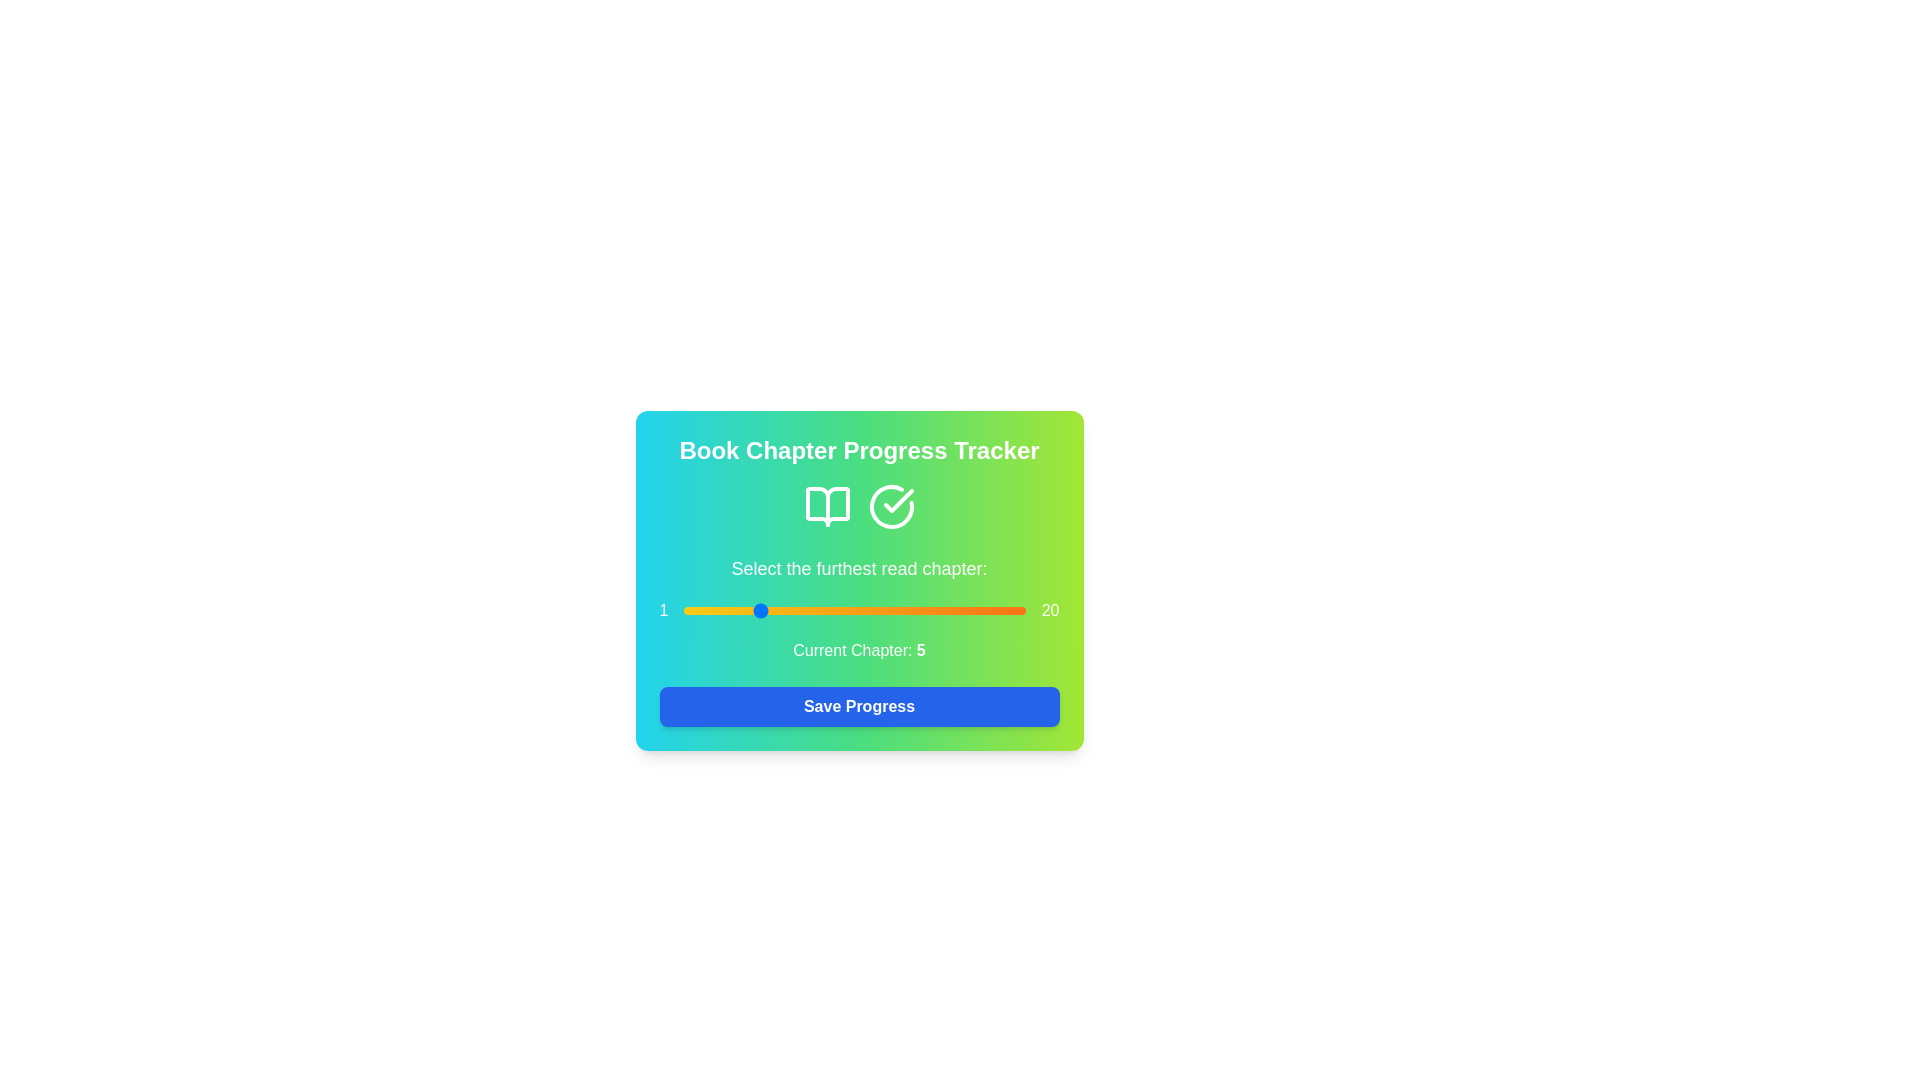 The width and height of the screenshot is (1920, 1080). I want to click on the book icon to trigger visual feedback, so click(827, 505).